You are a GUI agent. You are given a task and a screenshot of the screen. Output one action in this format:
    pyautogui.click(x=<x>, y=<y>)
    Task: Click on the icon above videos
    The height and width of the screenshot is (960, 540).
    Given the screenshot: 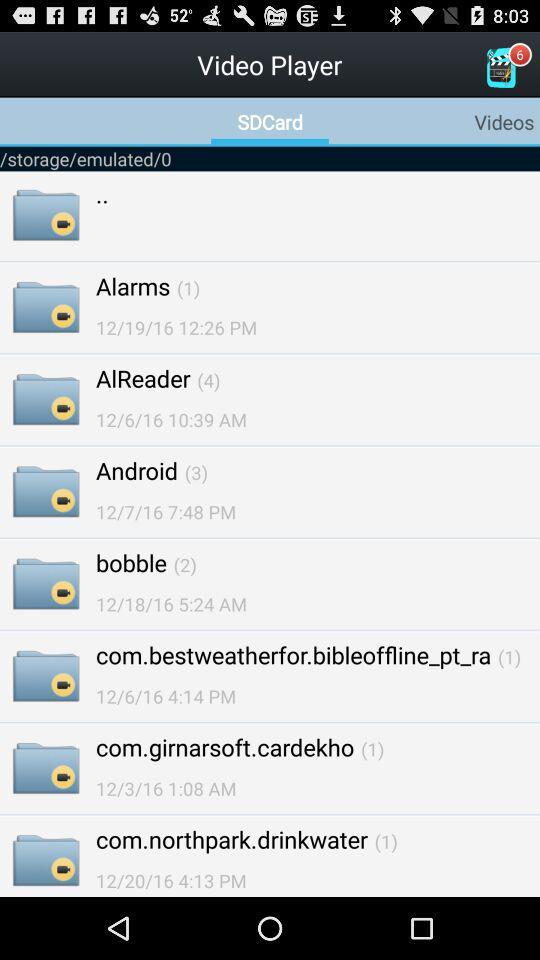 What is the action you would take?
    pyautogui.click(x=499, y=67)
    